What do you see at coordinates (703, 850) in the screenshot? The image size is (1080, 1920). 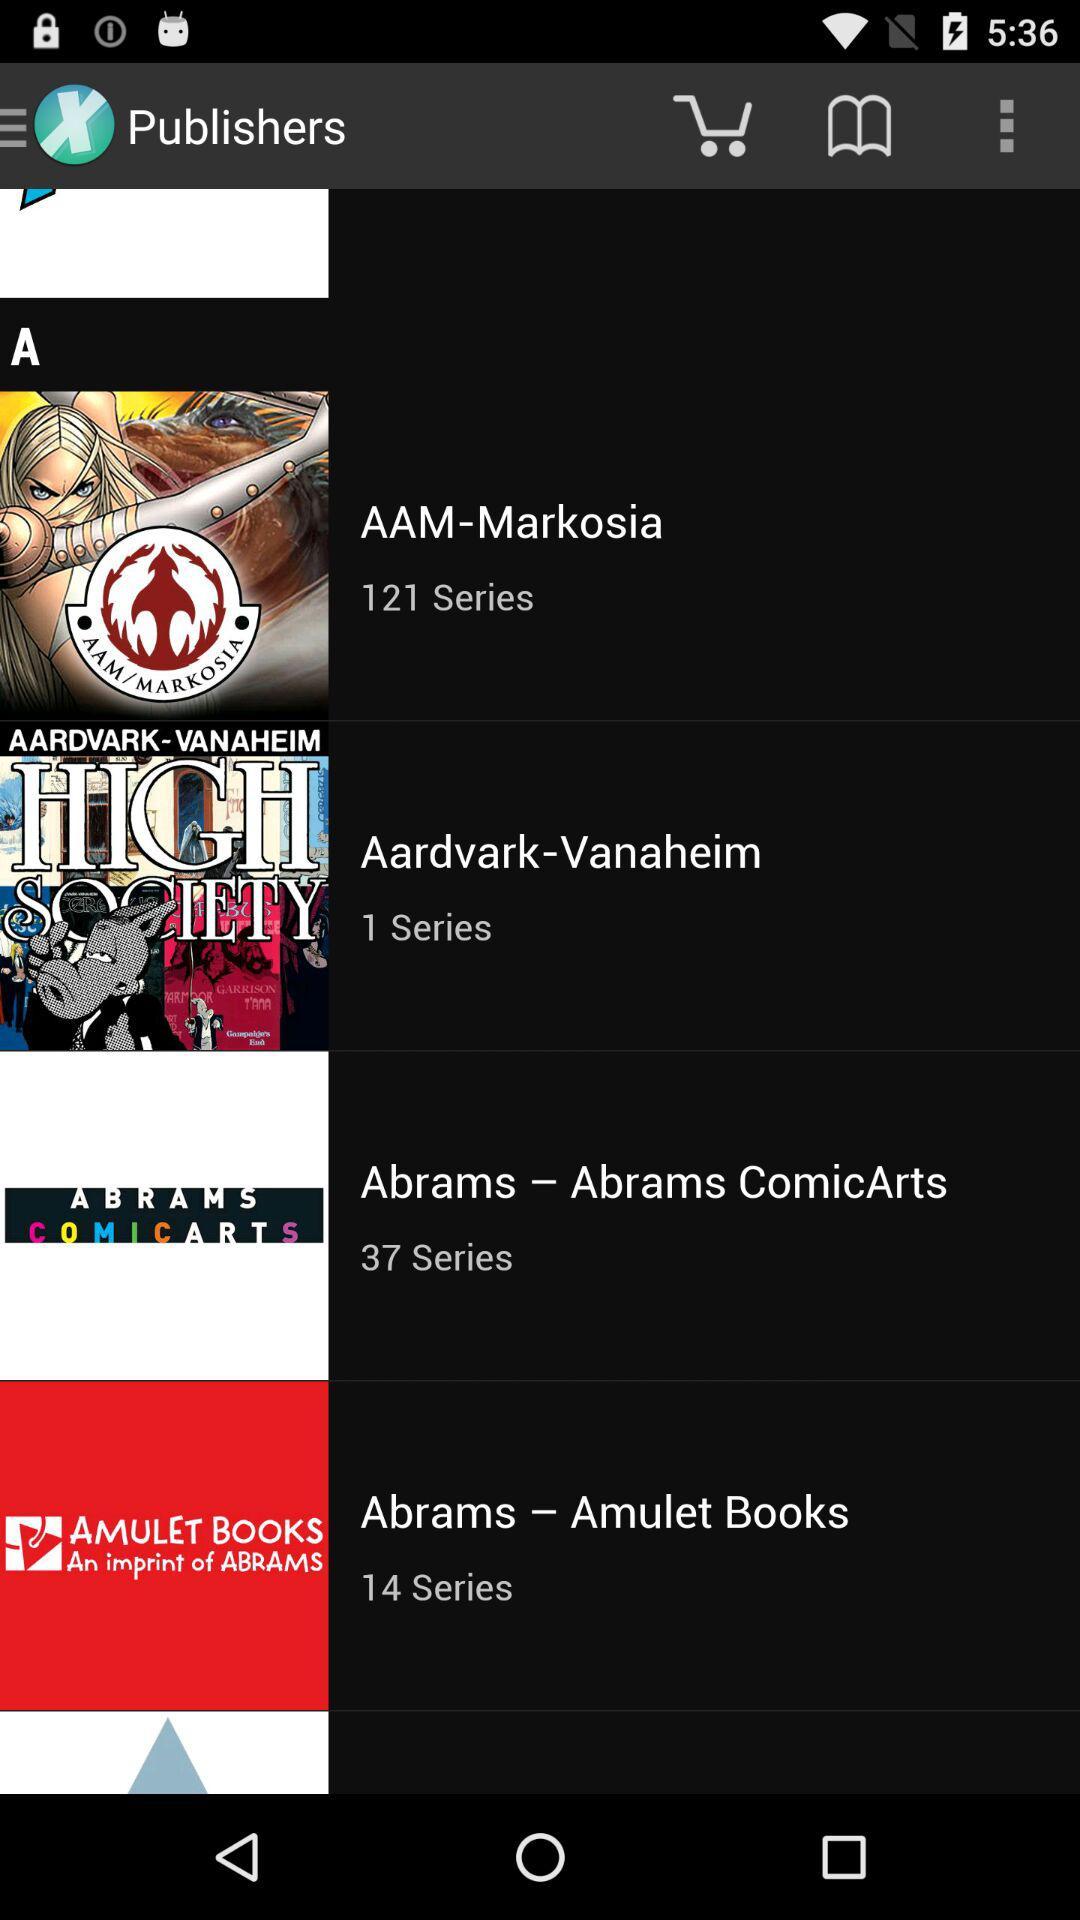 I see `the icon below the 121 series` at bounding box center [703, 850].